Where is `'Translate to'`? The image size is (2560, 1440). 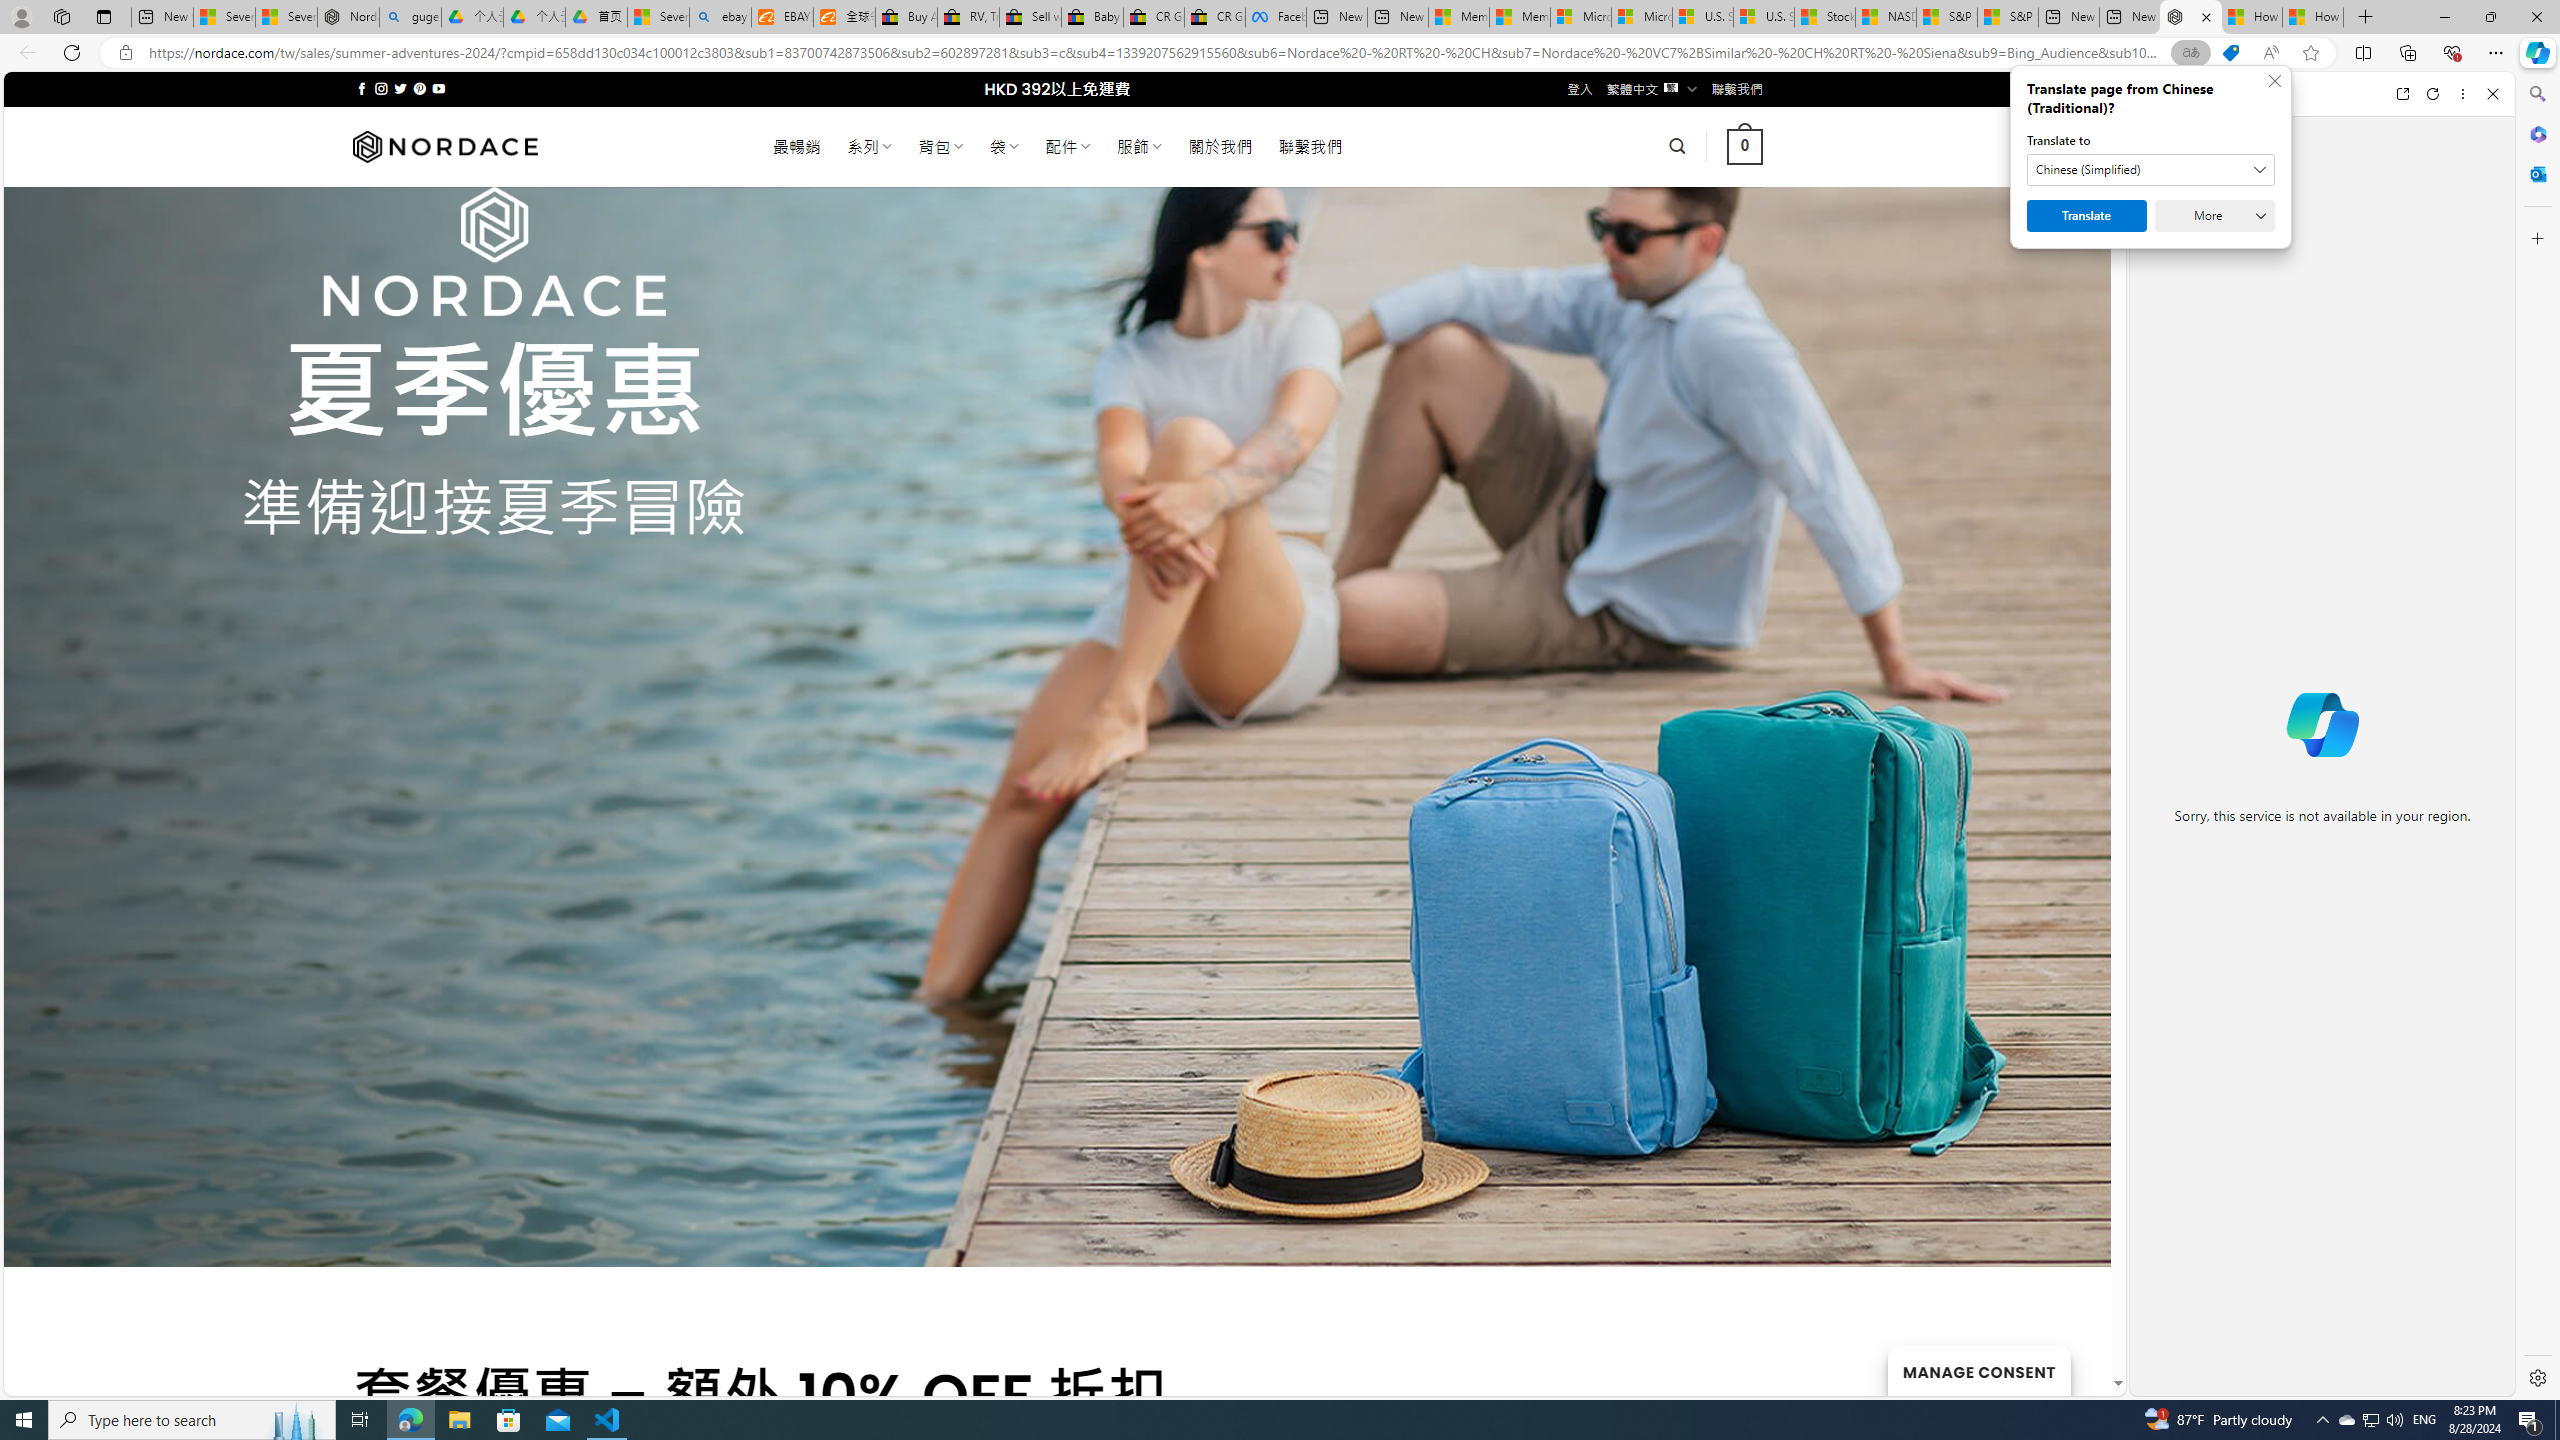 'Translate to' is located at coordinates (2151, 168).